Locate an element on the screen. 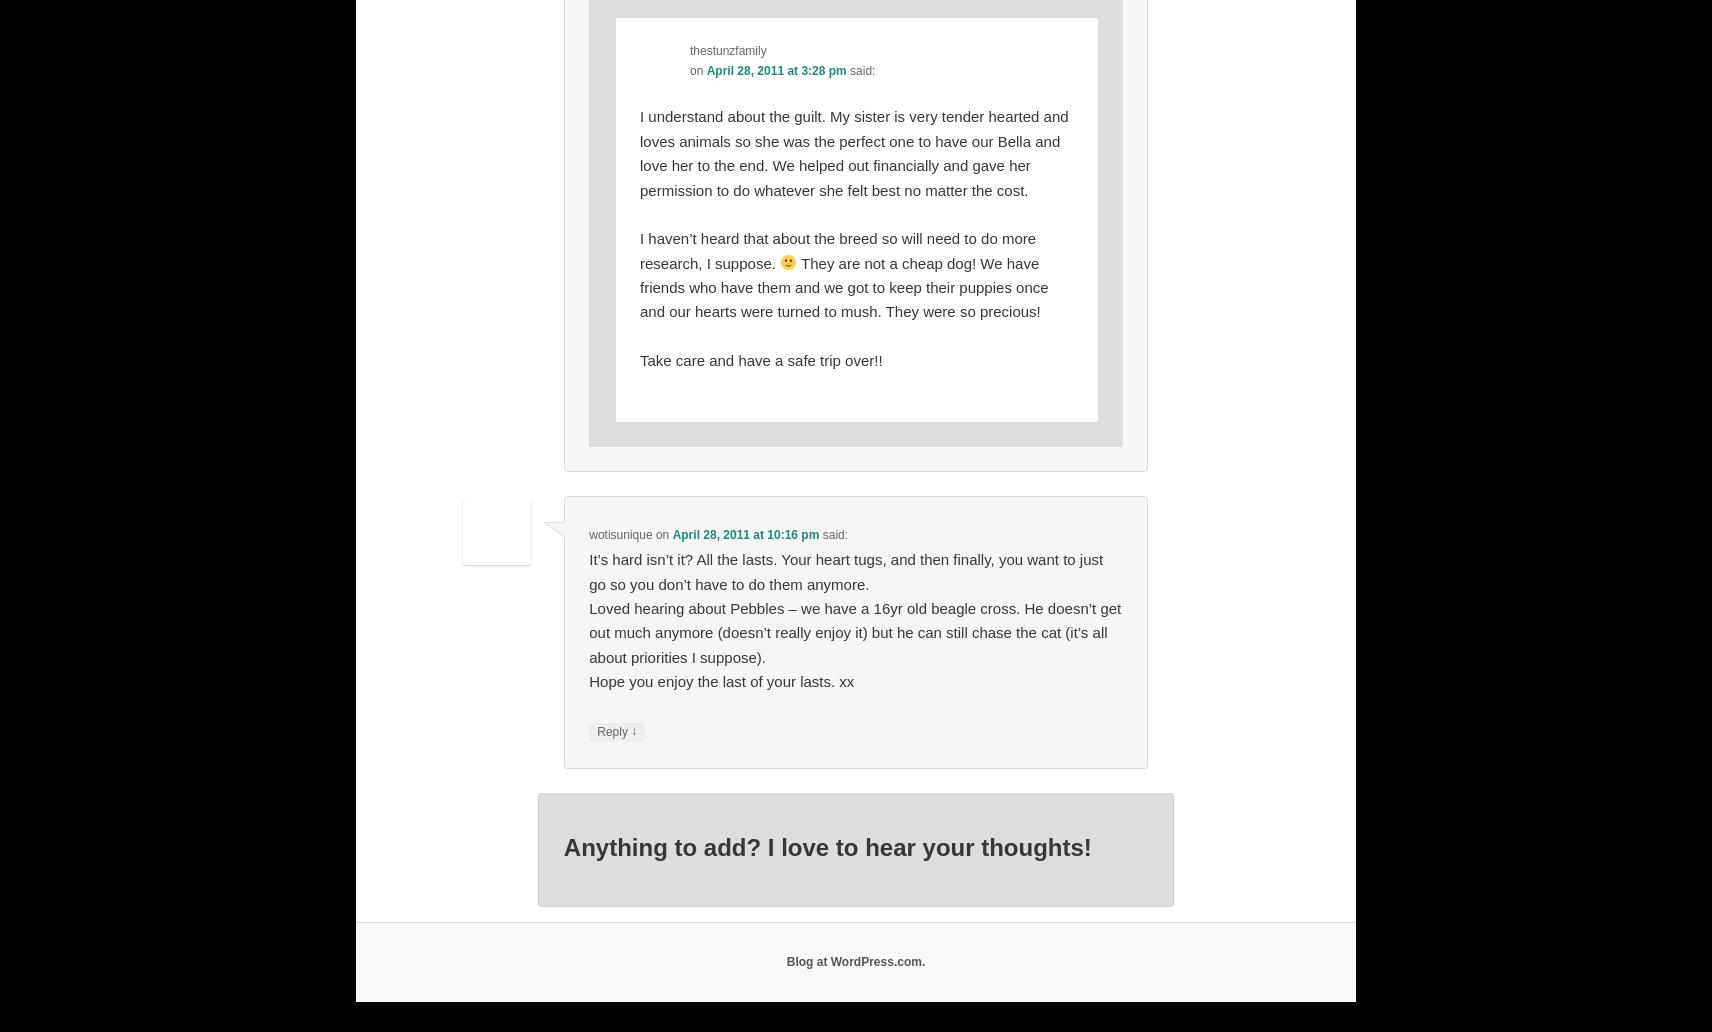 Image resolution: width=1712 pixels, height=1032 pixels. 'They are not a cheap dog! We have friends who have them and we got to keep their puppies once and our hearts were turned to mush. They were so precious!' is located at coordinates (843, 286).